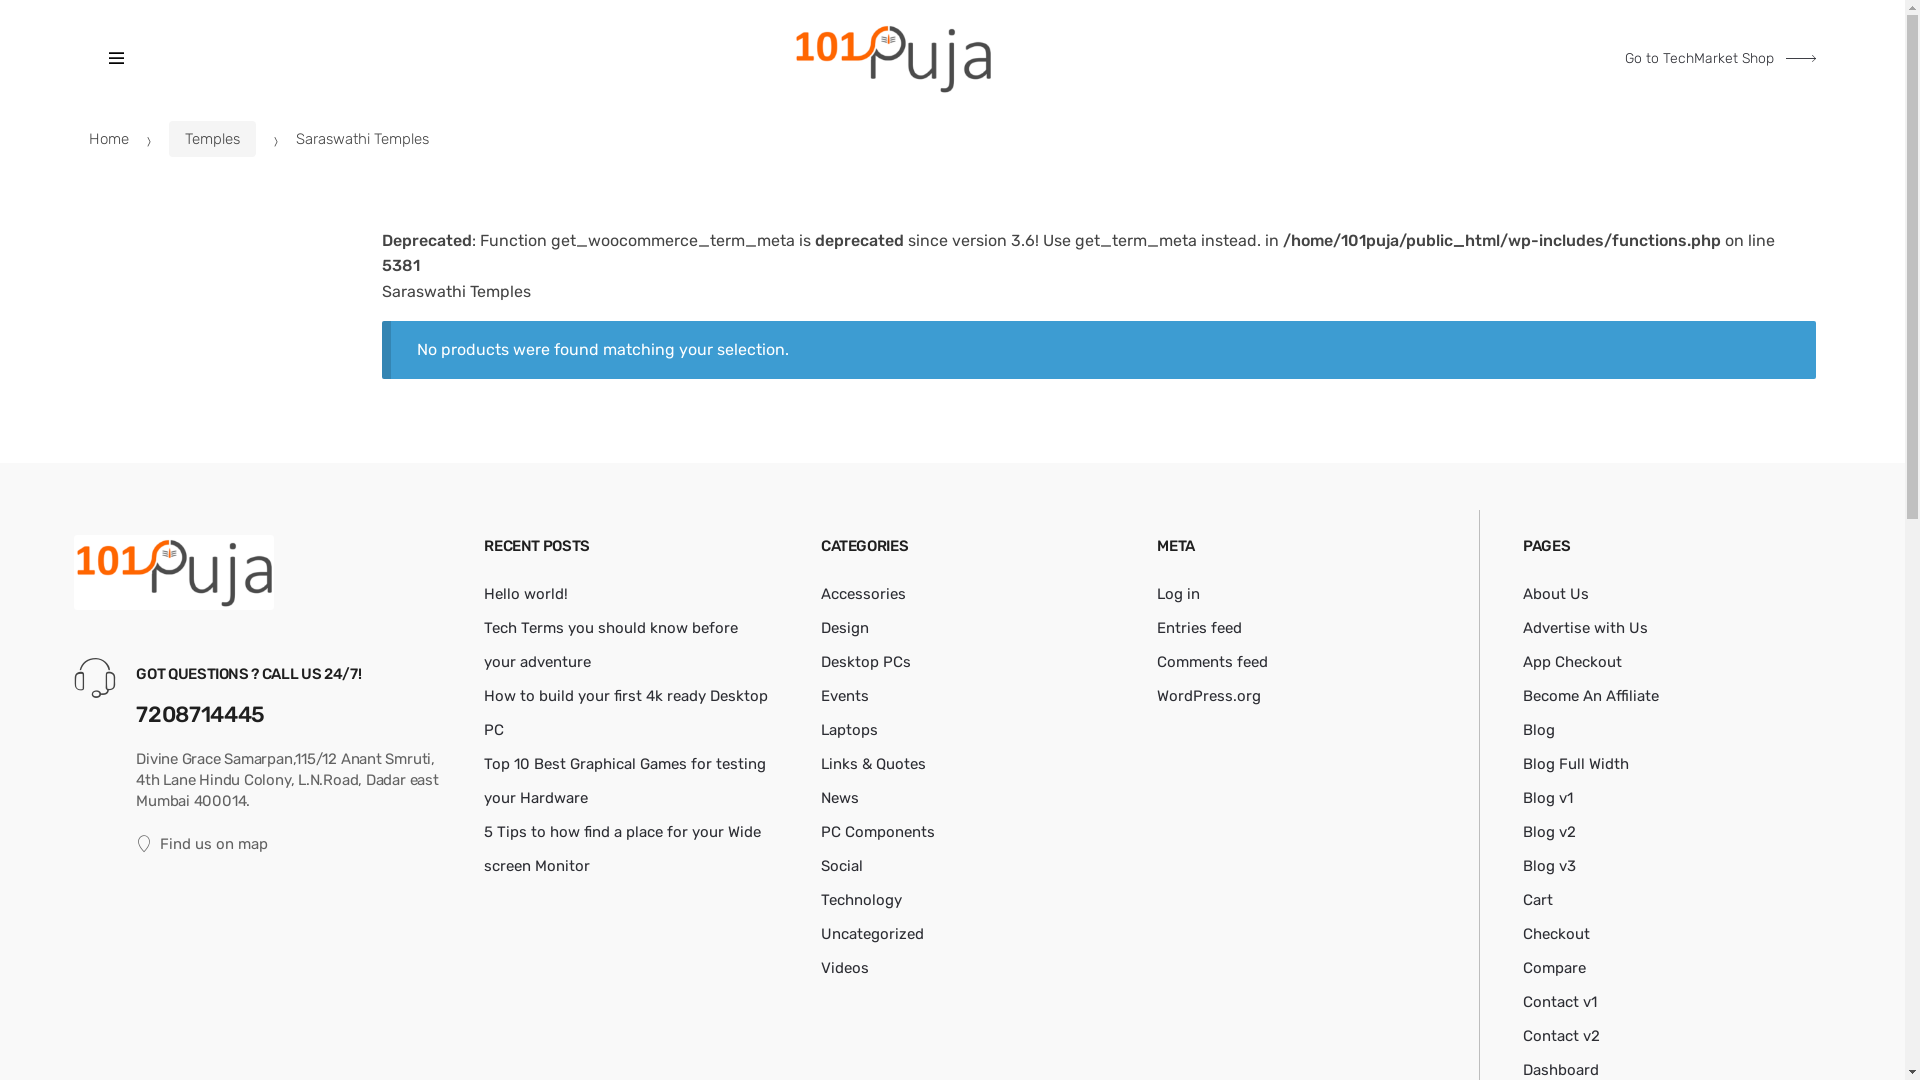 The image size is (1920, 1080). I want to click on 'Contact v1', so click(1559, 1002).